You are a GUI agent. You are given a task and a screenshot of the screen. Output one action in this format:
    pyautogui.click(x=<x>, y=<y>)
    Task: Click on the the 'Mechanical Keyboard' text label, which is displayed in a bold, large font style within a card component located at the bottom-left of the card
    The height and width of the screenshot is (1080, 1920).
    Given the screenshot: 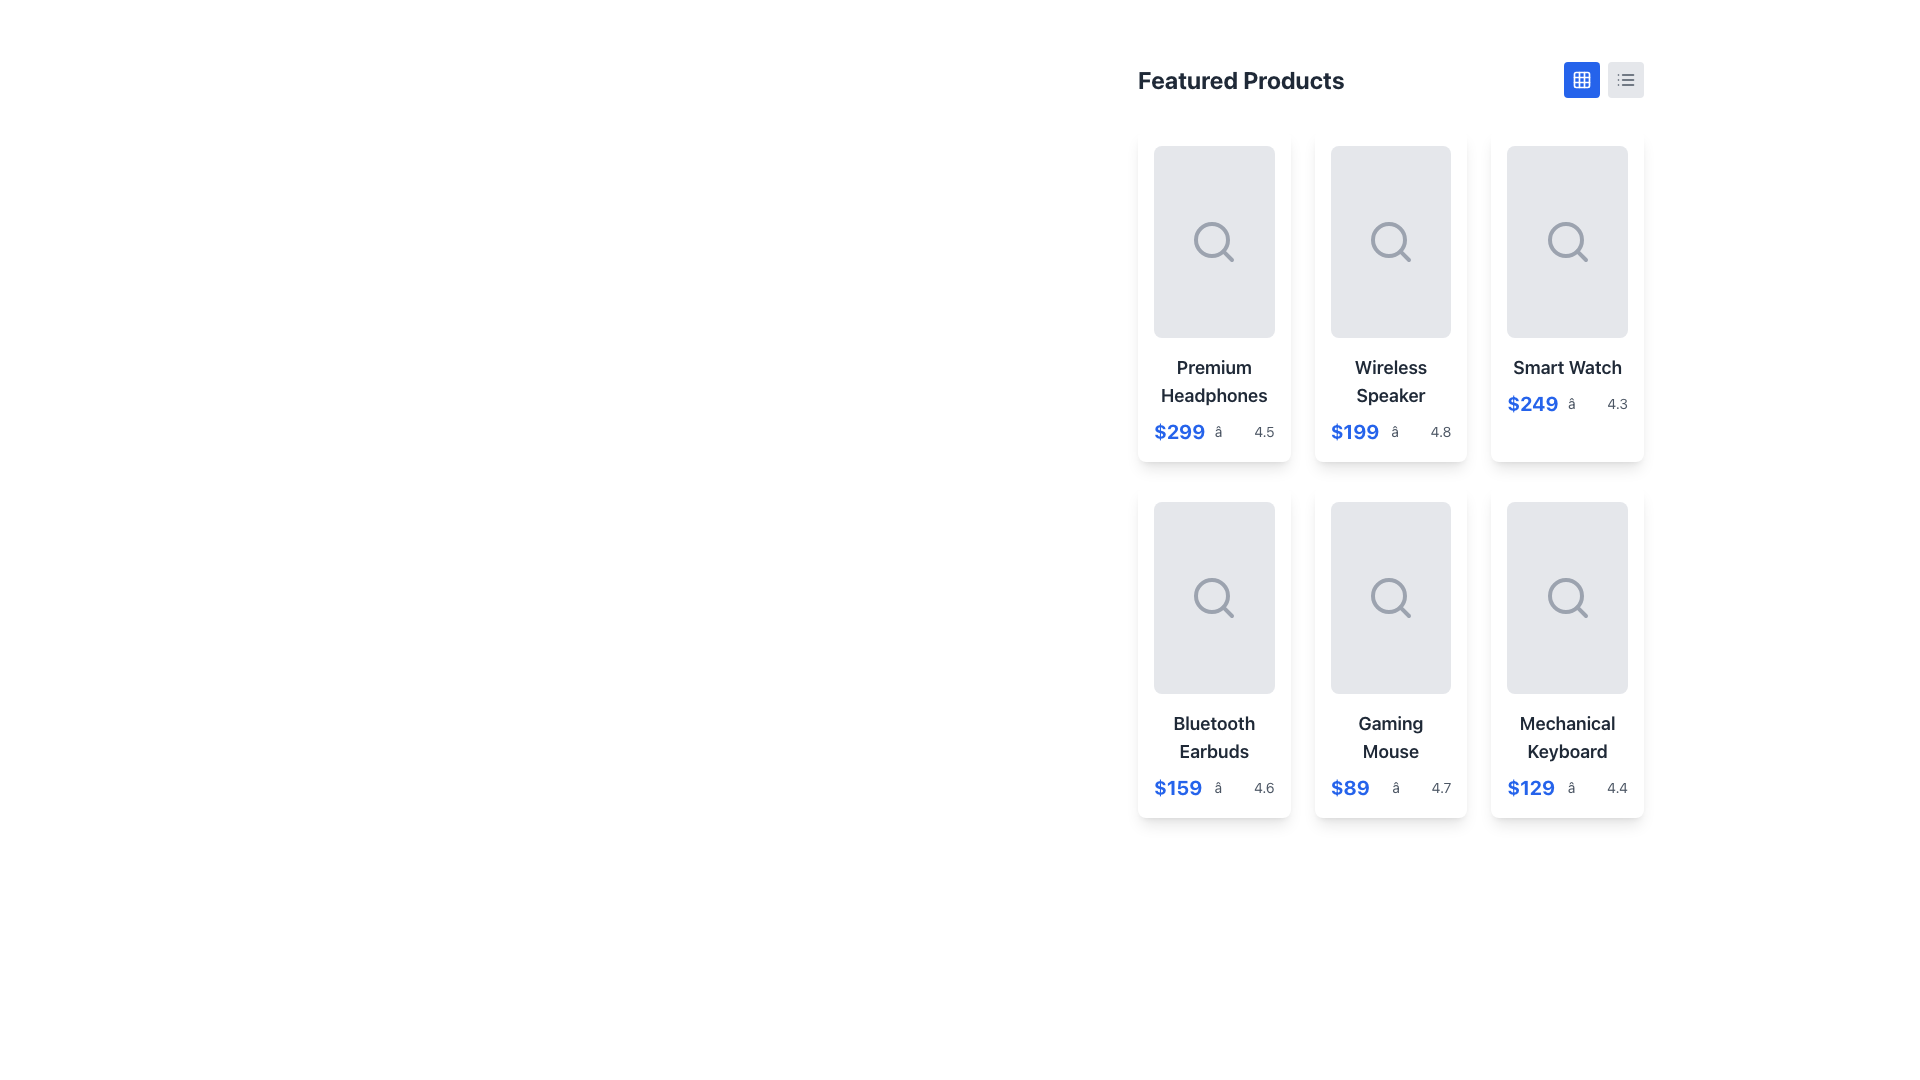 What is the action you would take?
    pyautogui.click(x=1566, y=737)
    